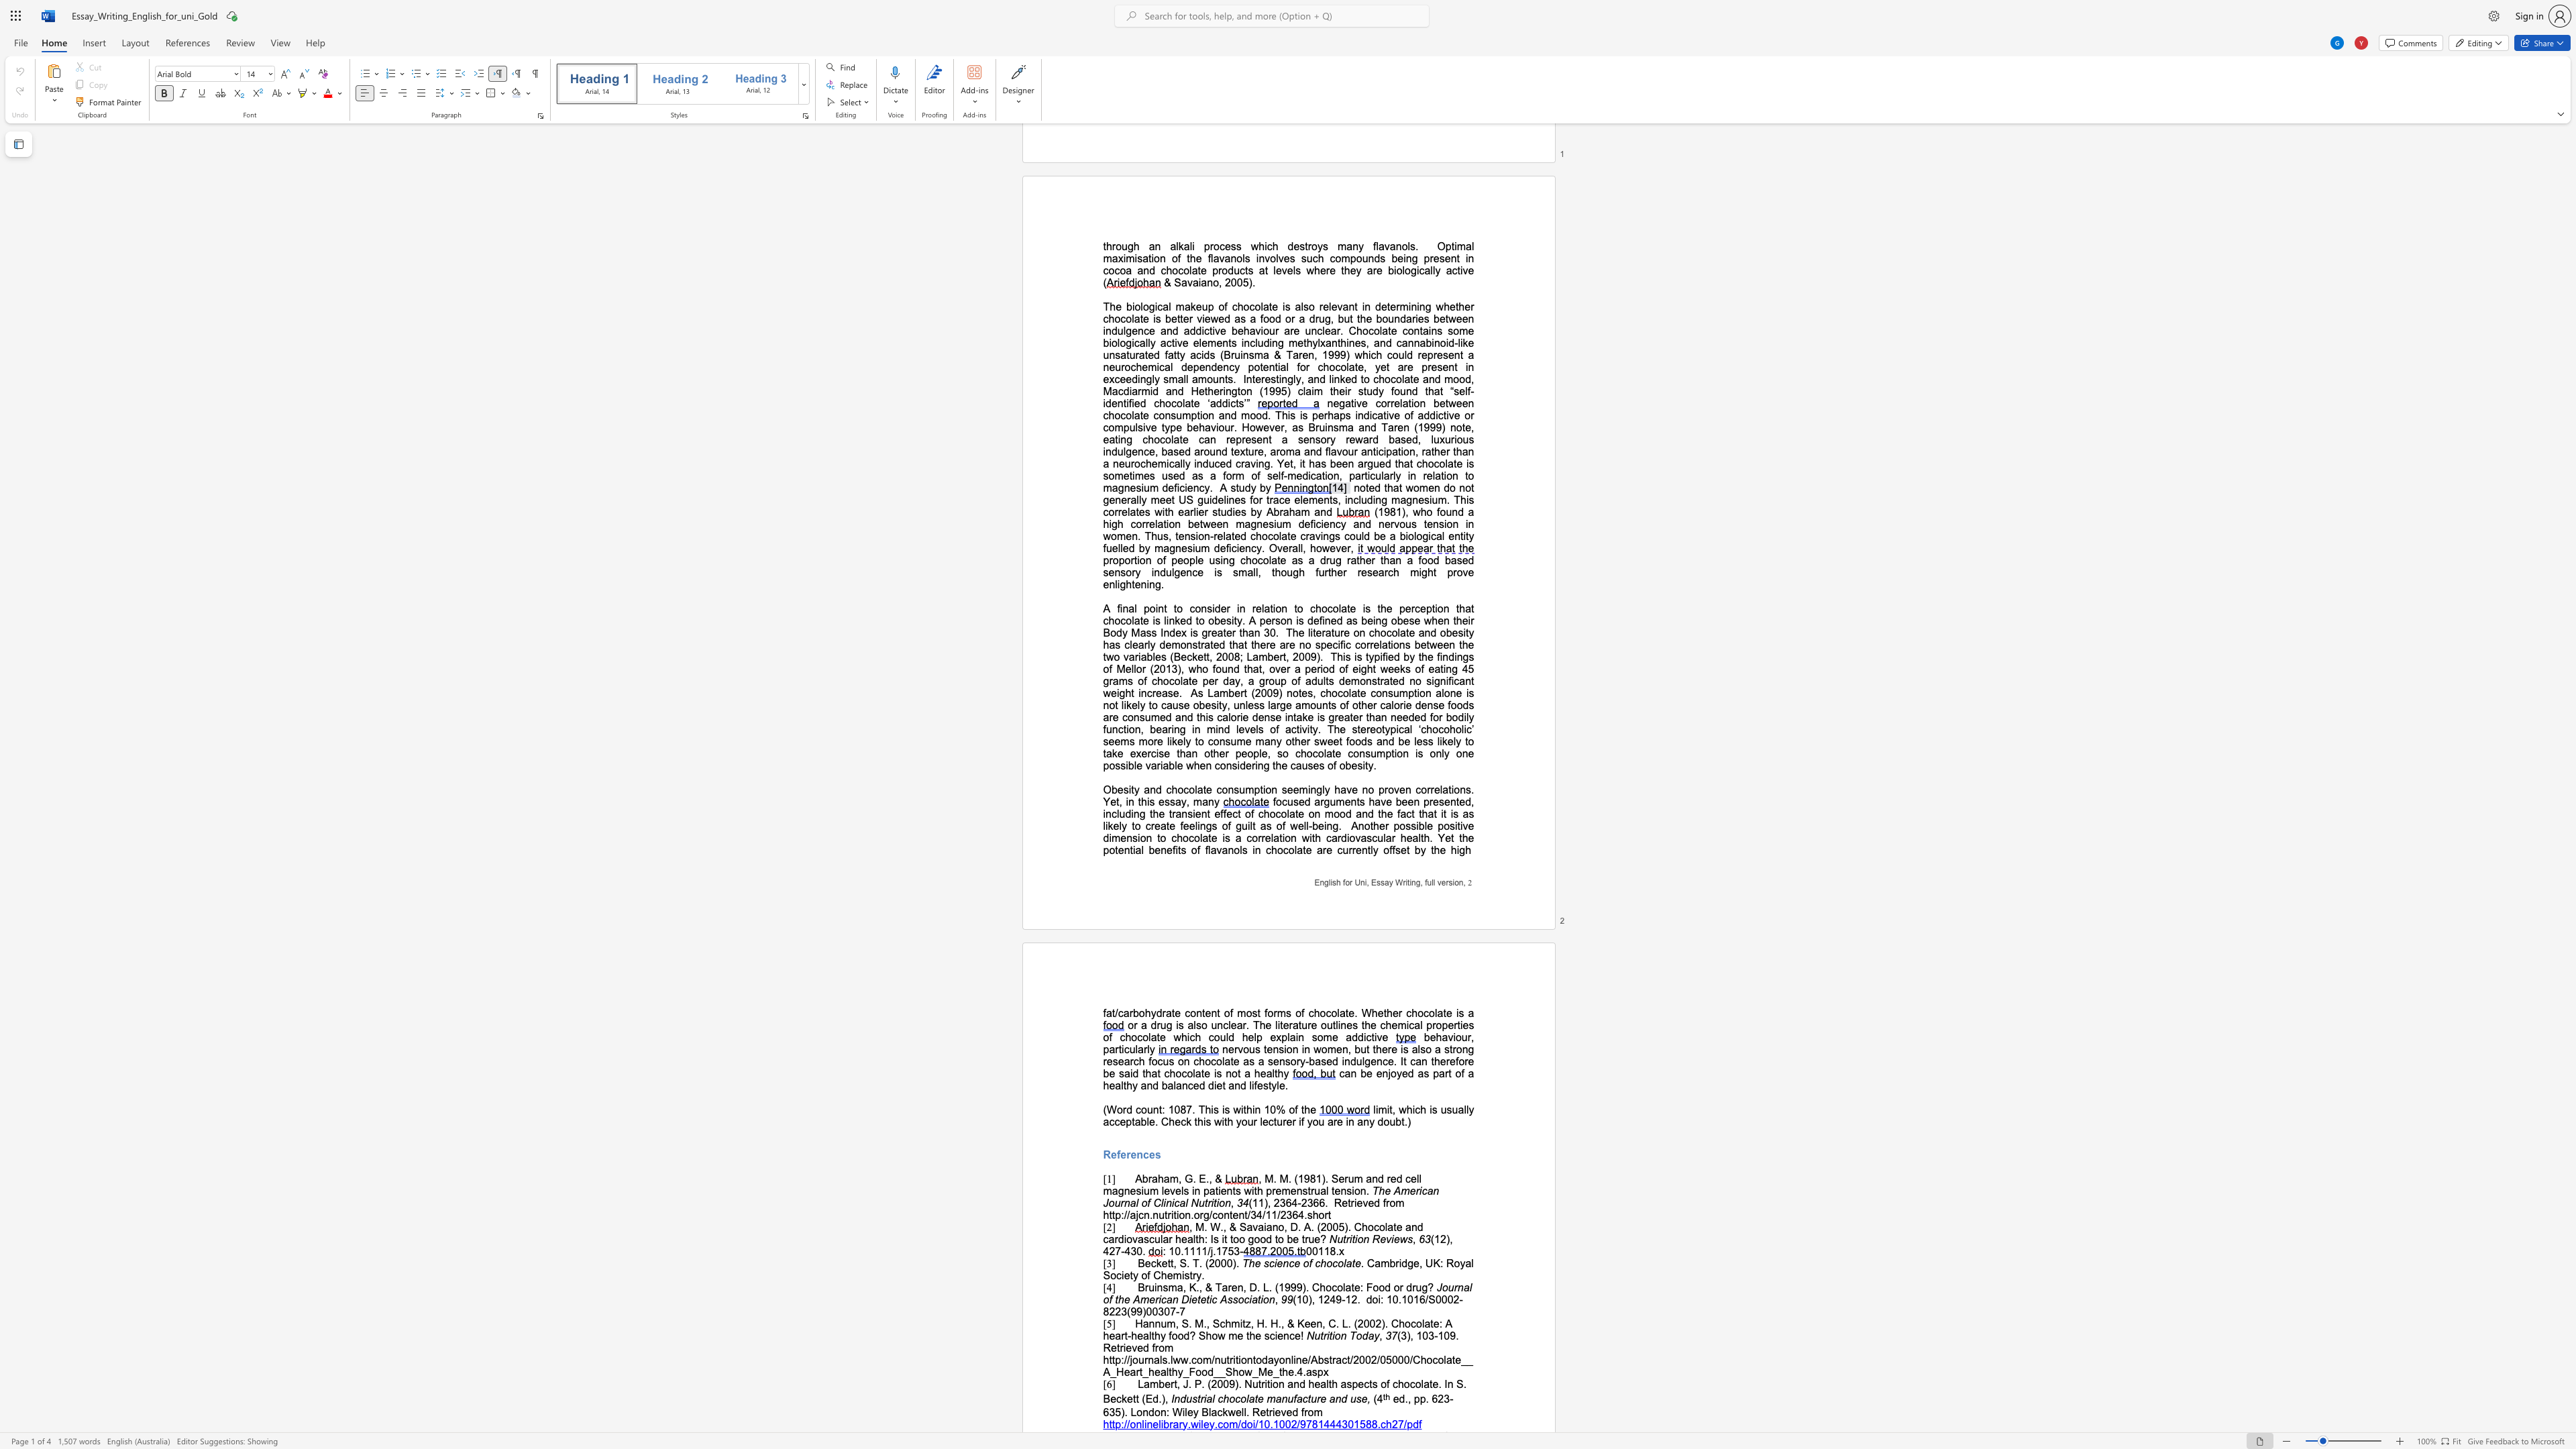 This screenshot has height=1449, width=2576. Describe the element at coordinates (1142, 788) in the screenshot. I see `the subset text "and chocola" within the text "Obesity and chocolate consumption"` at that location.